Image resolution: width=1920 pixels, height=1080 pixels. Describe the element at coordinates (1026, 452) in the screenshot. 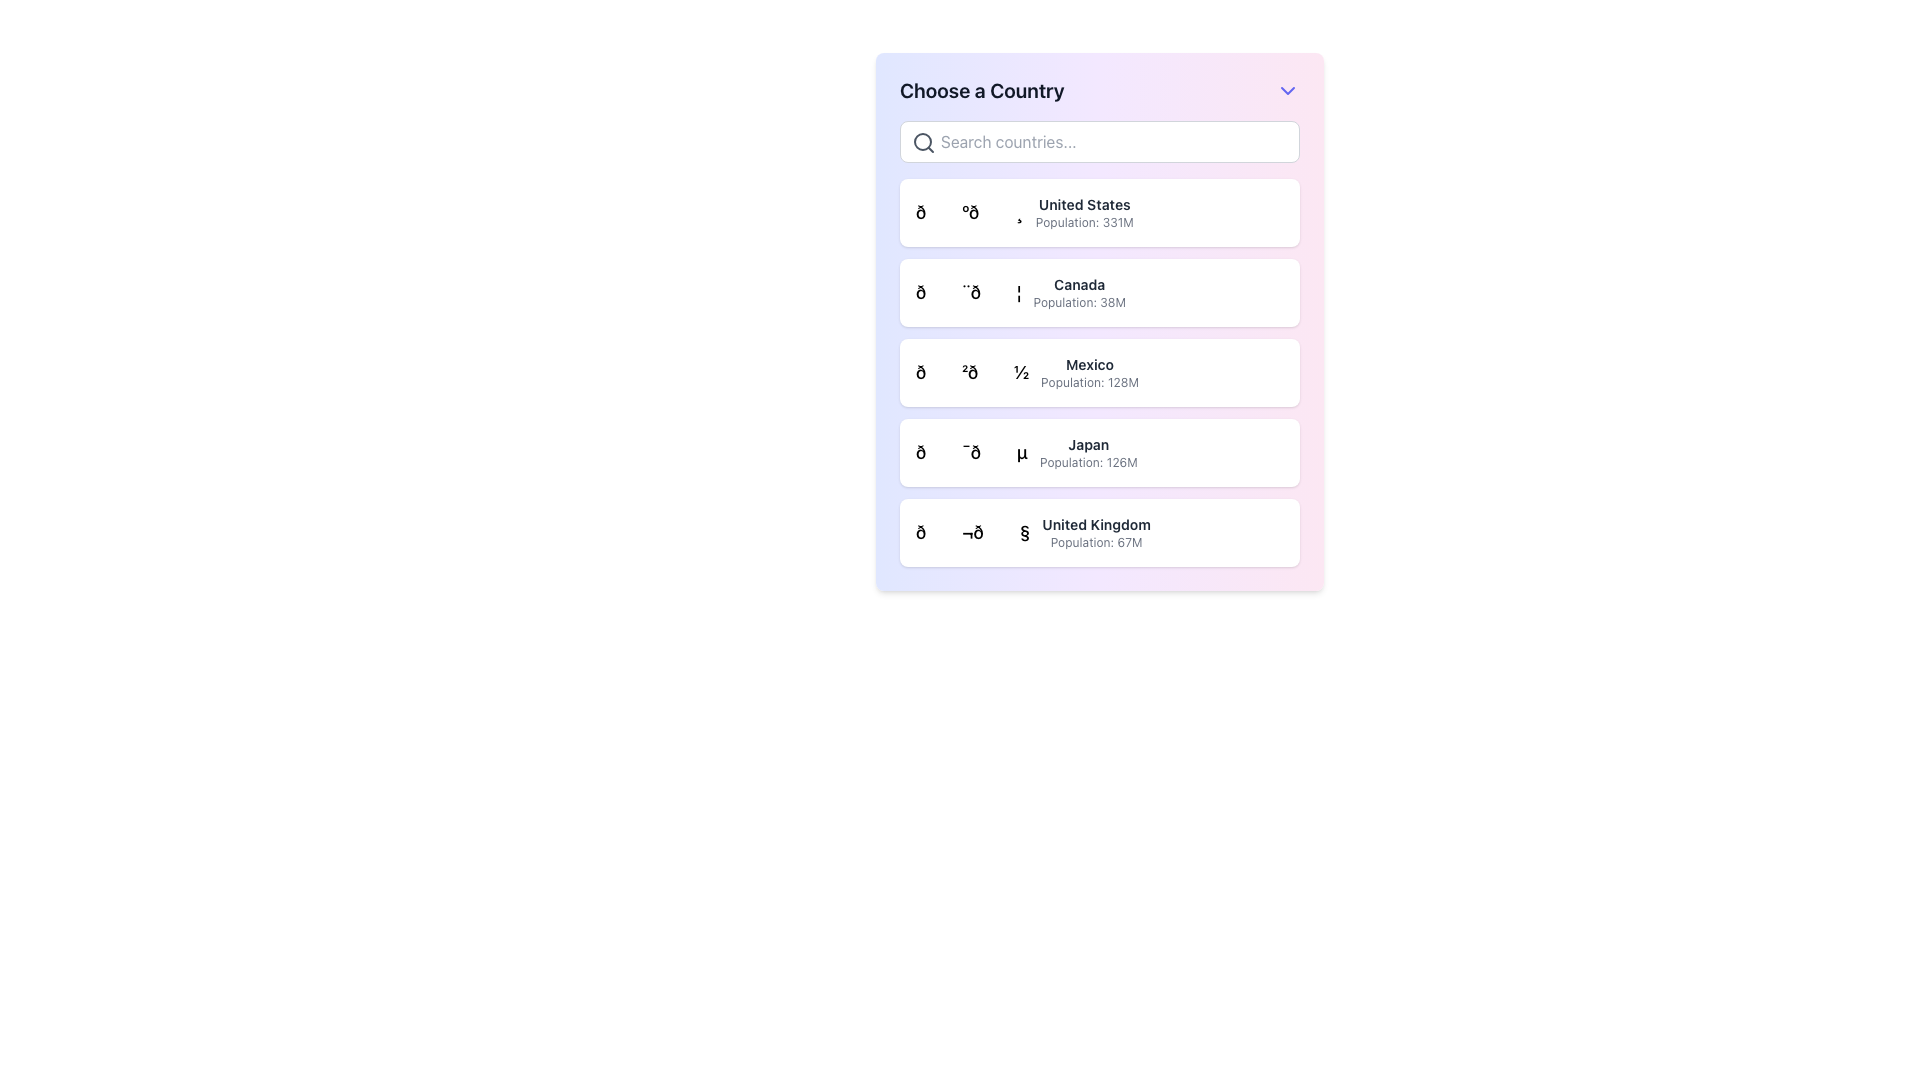

I see `the List Item representing Japan in the country selection list` at that location.